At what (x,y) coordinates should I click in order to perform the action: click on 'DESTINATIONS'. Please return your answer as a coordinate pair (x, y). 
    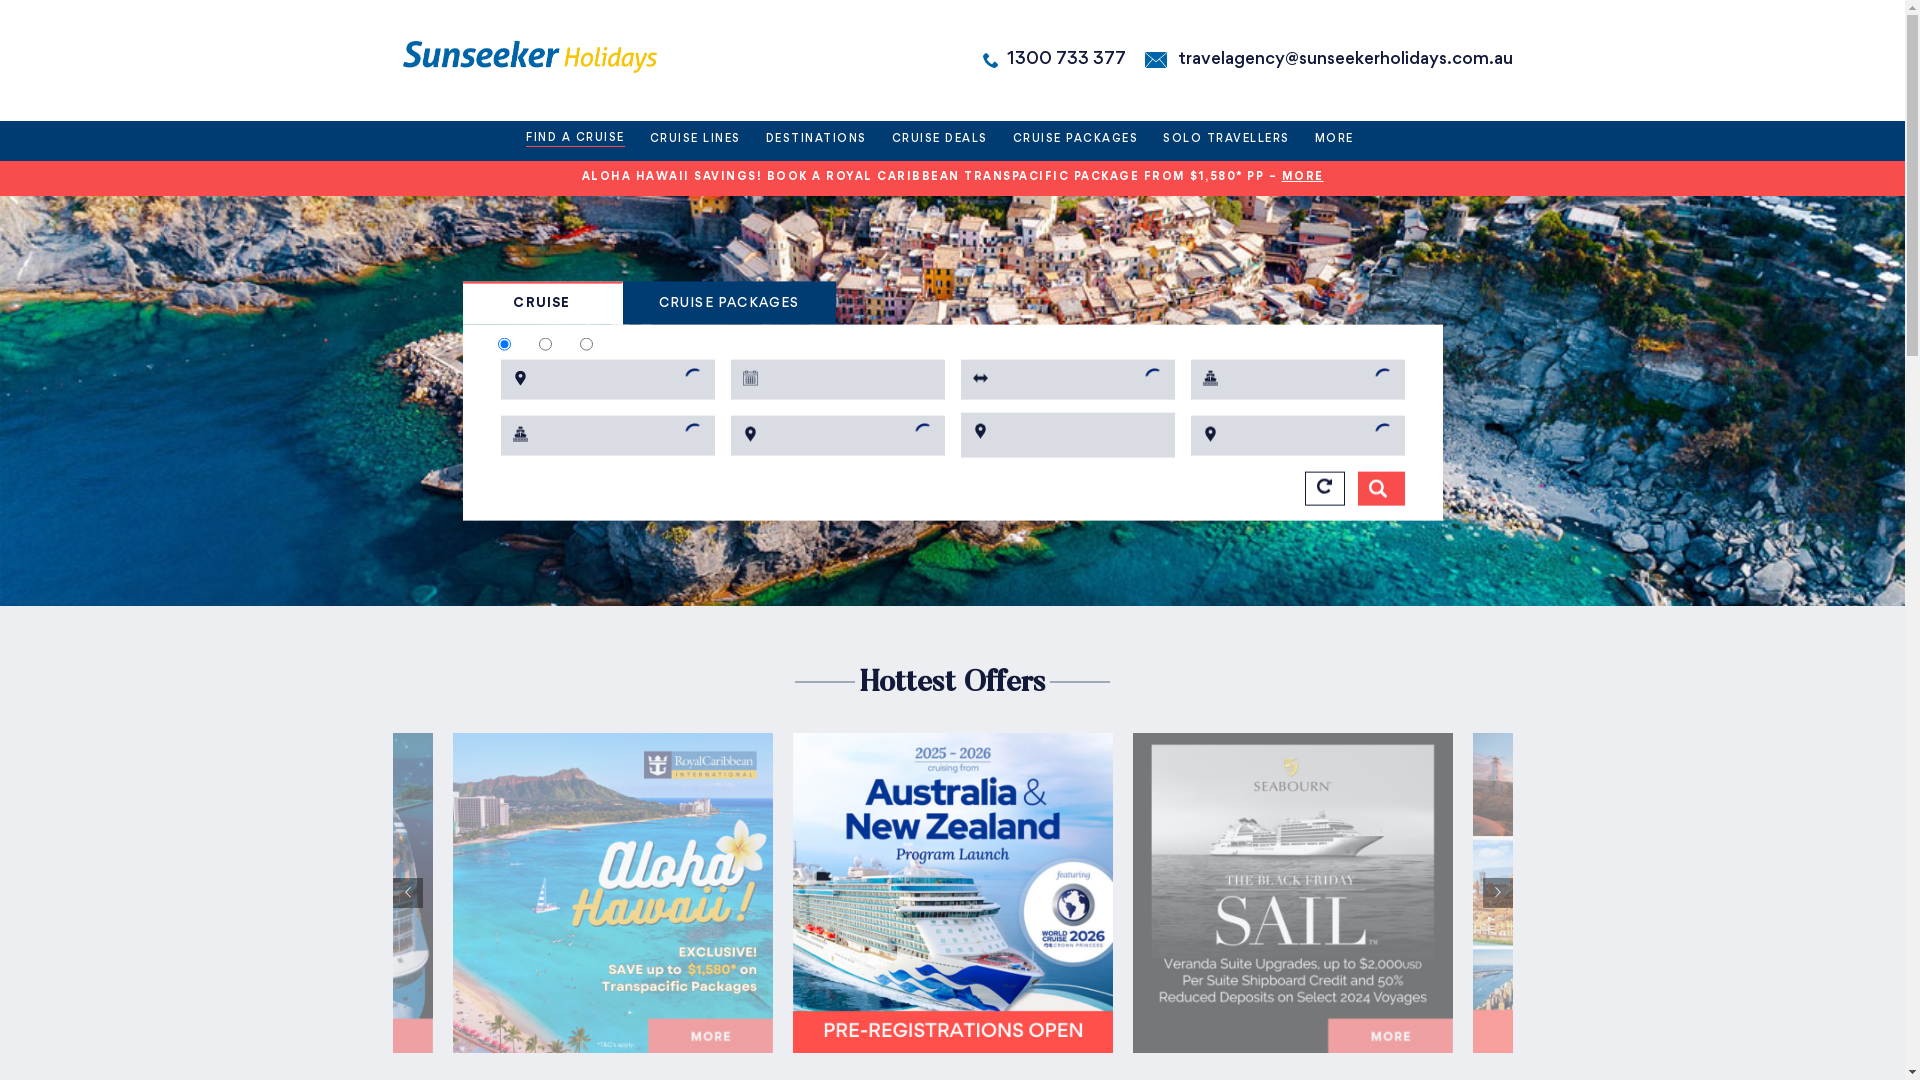
    Looking at the image, I should click on (816, 140).